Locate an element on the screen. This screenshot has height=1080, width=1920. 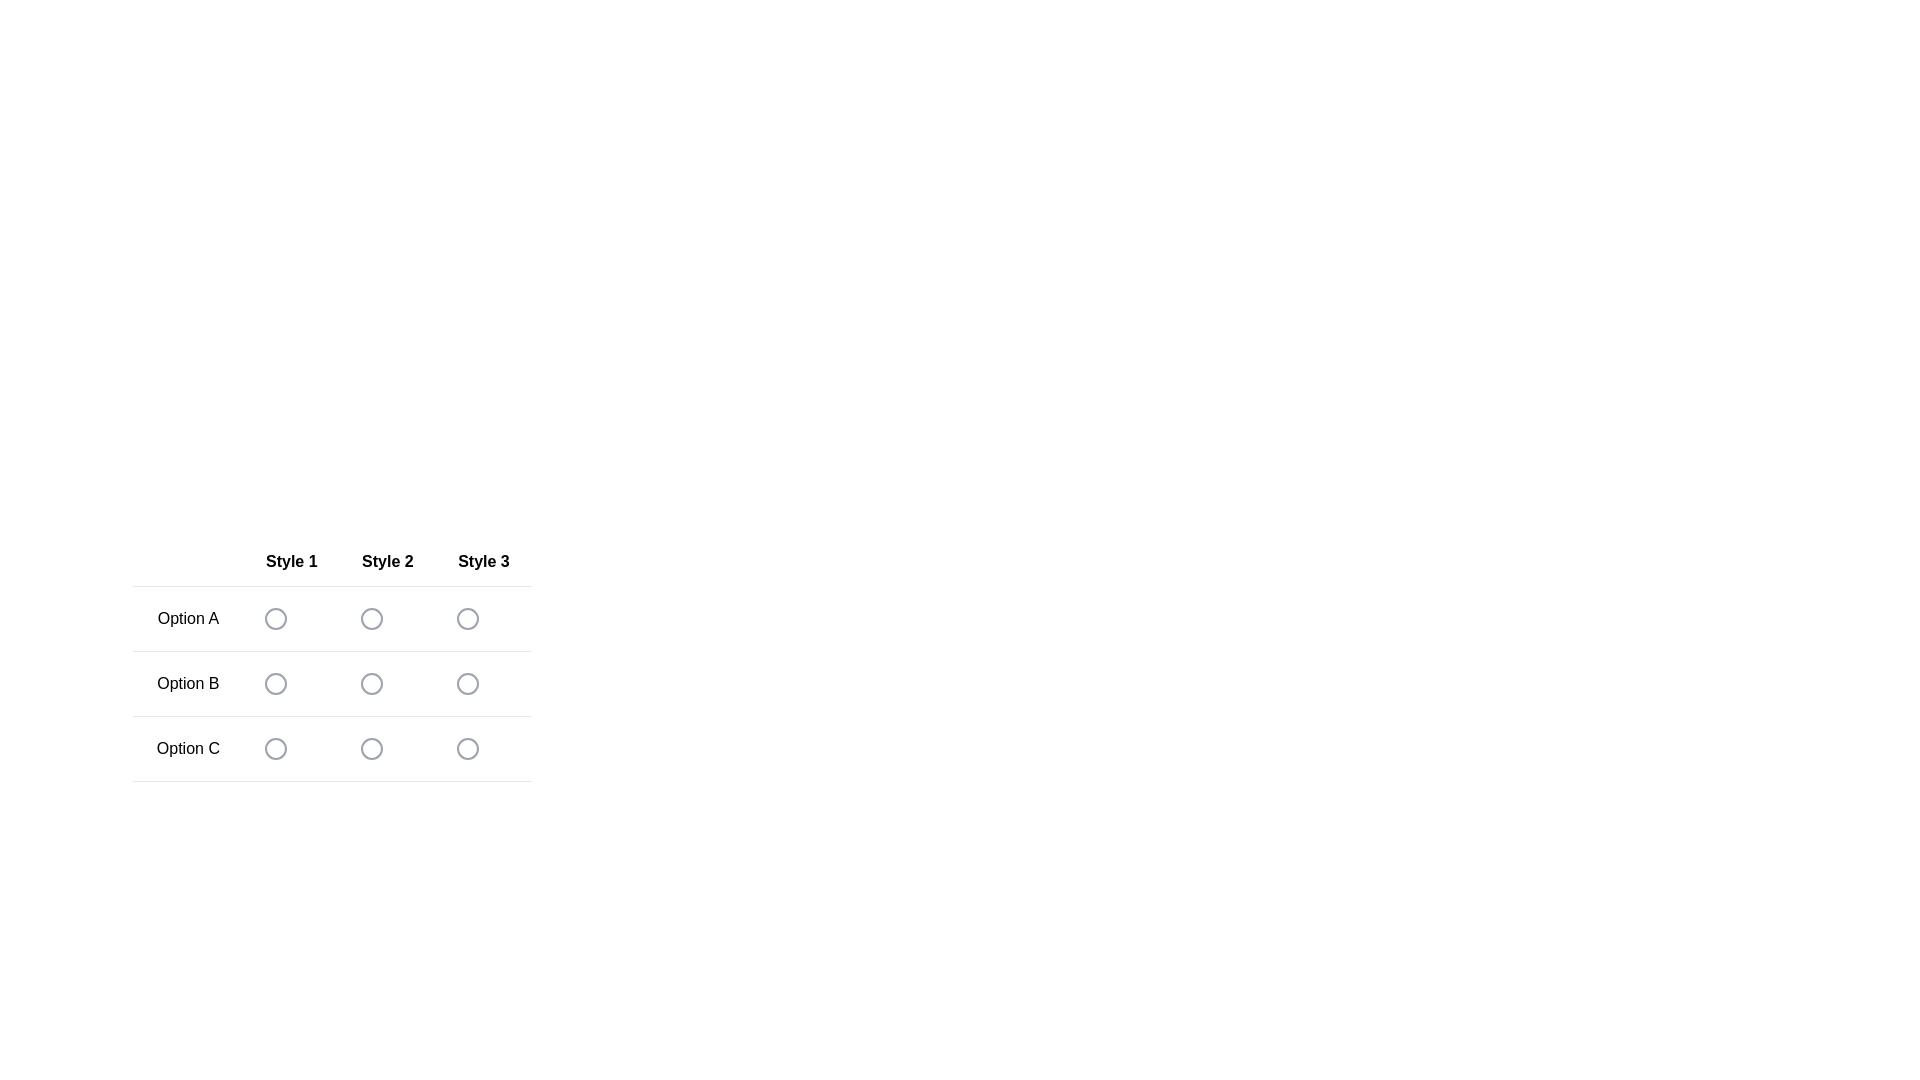
the radio button located in the second column of the first row in a three-column grid under the 'Option A' row is located at coordinates (371, 617).